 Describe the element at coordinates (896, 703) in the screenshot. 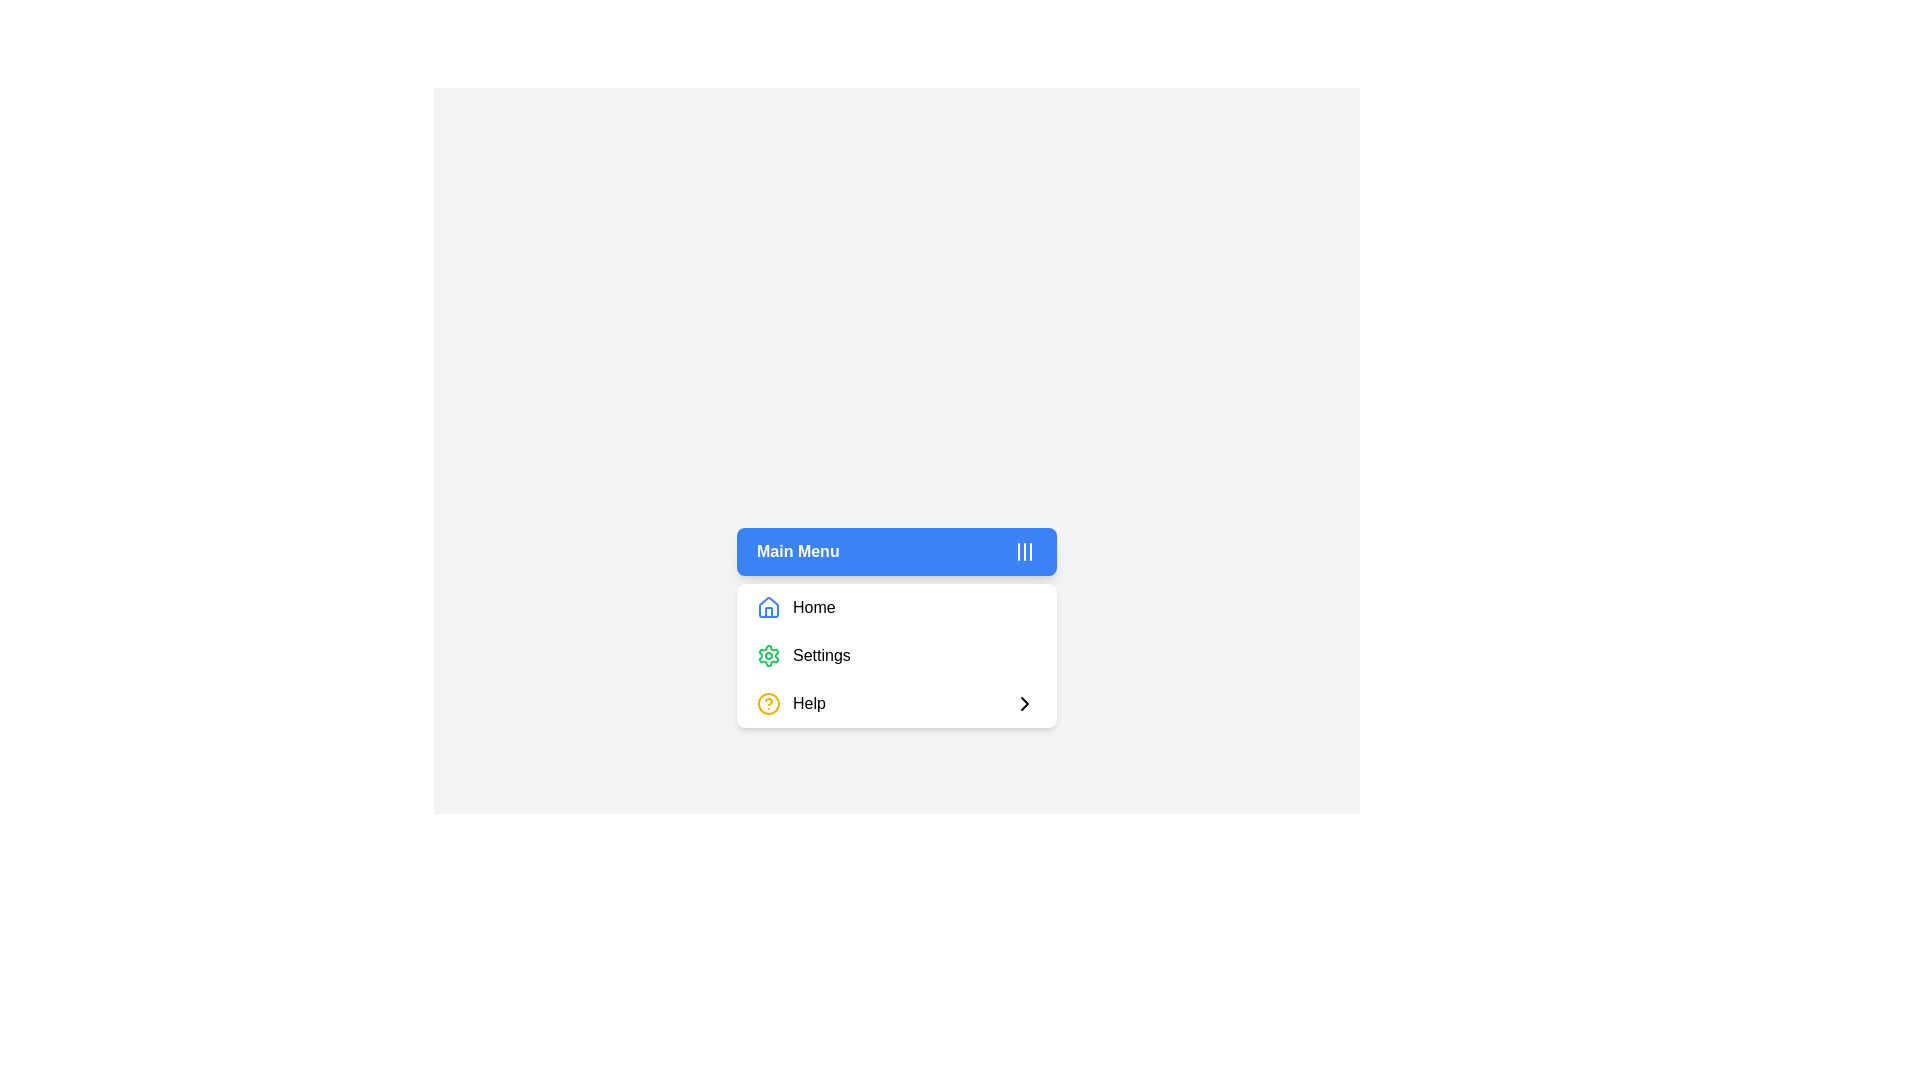

I see `the third item in the vertical list of navigation options` at that location.